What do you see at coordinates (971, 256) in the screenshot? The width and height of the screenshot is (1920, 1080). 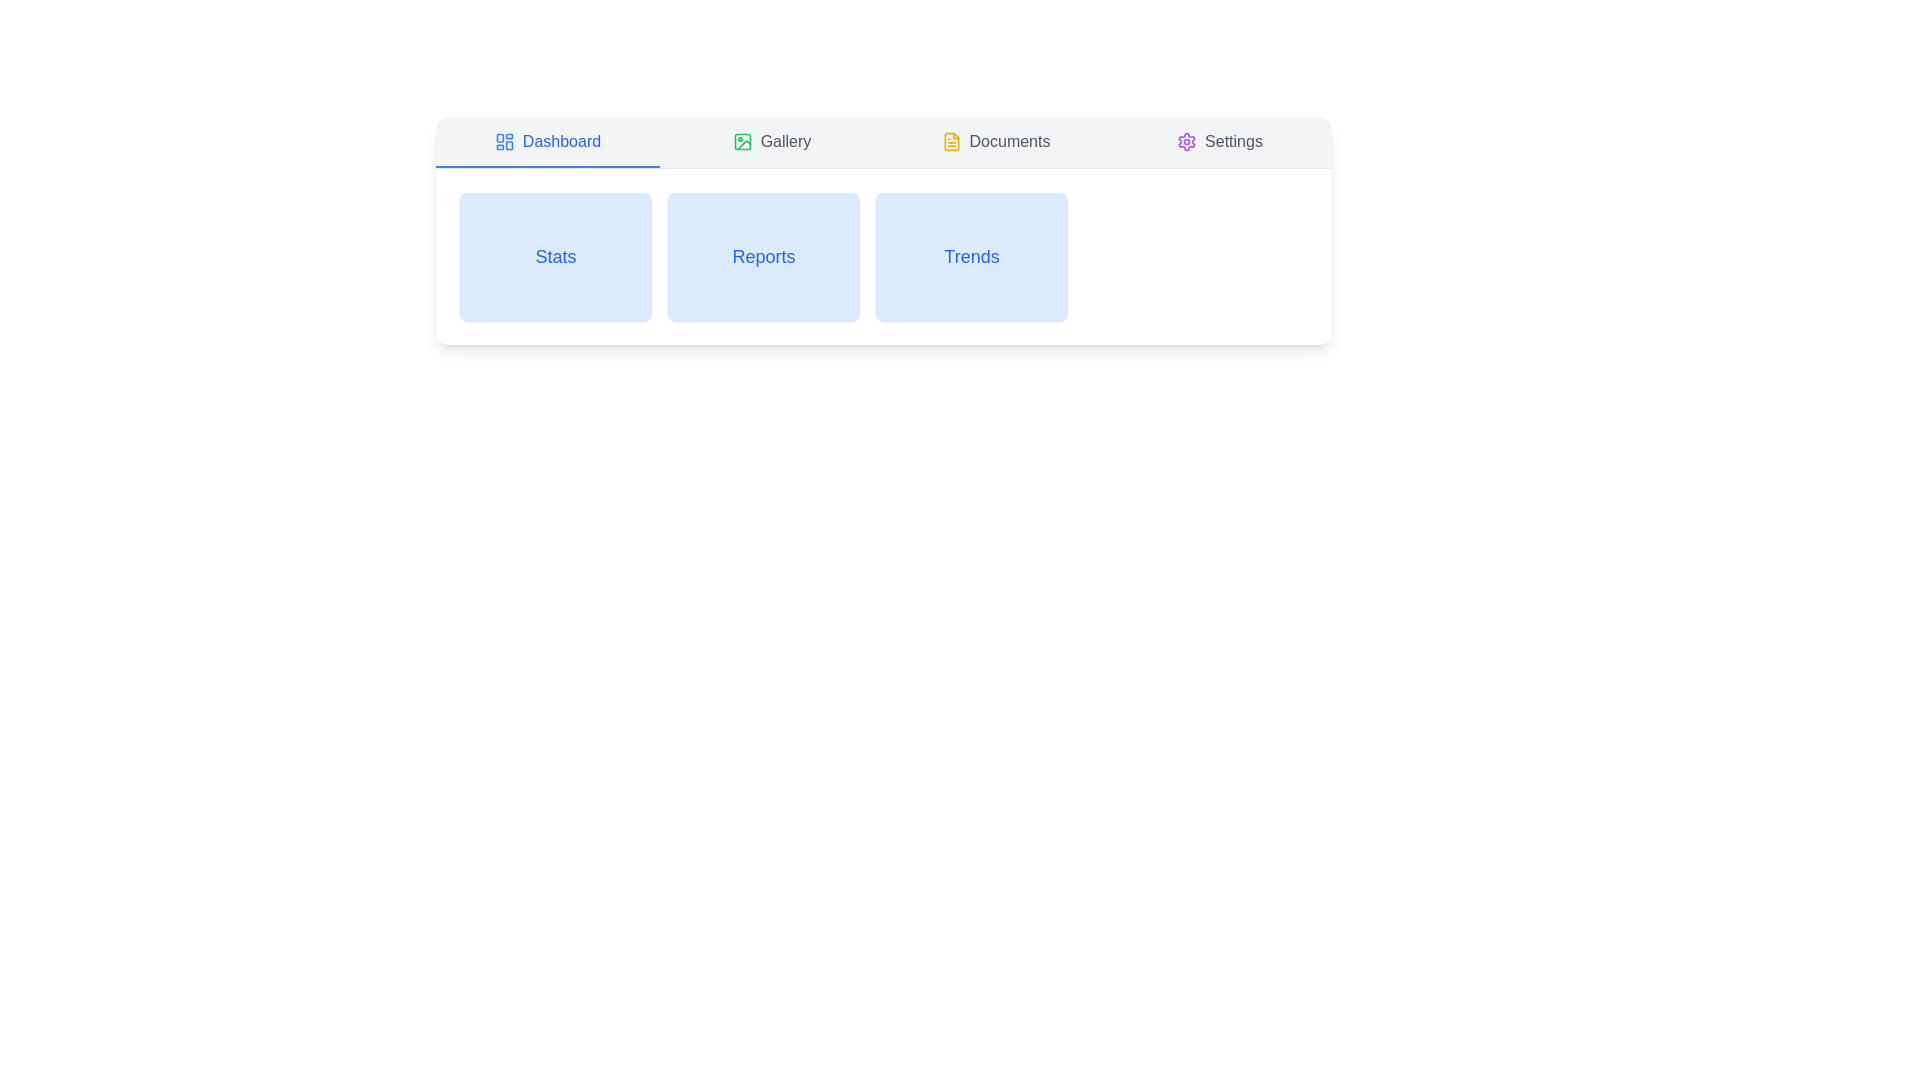 I see `the text label reading 'Trends' which is styled in a blue font and is located in the center of the third card in a horizontal list of cards` at bounding box center [971, 256].